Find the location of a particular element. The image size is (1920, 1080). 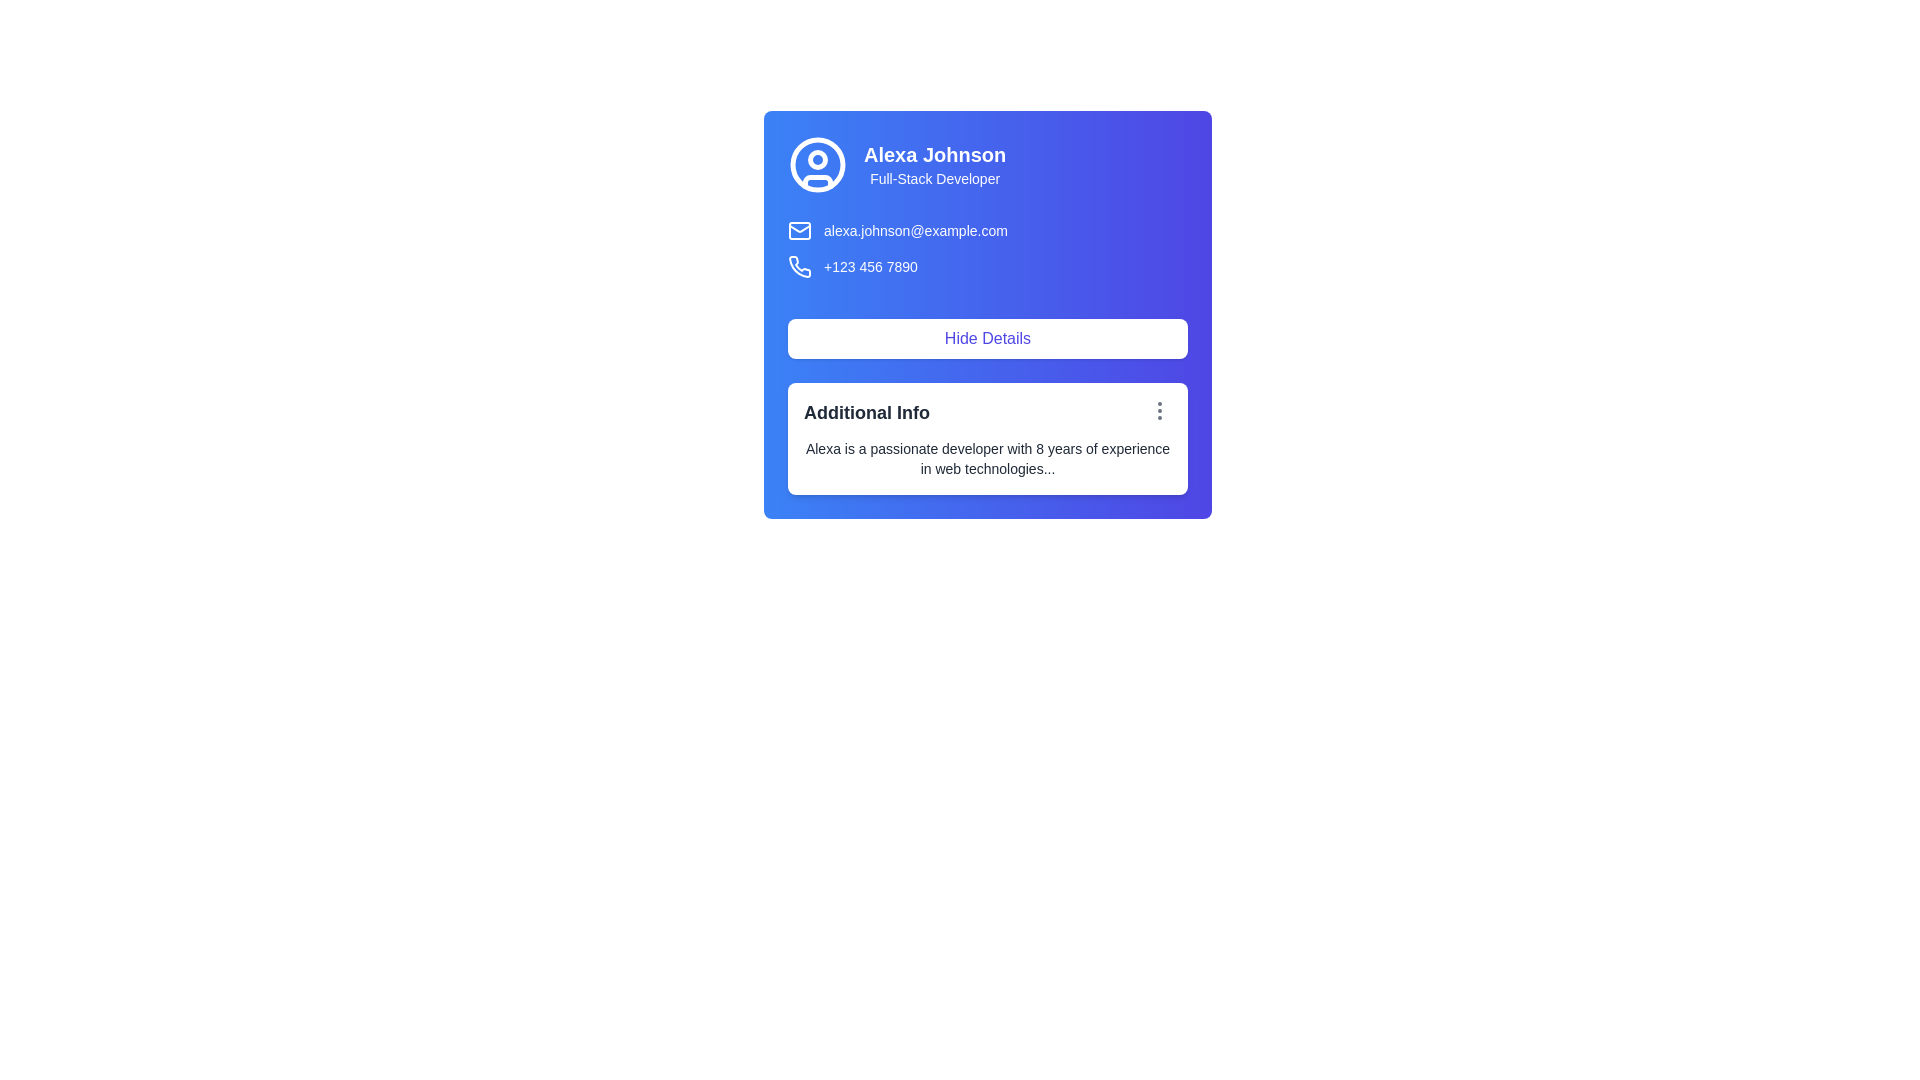

the small circular shape located within the larger circular icon at the top-left section of the card interface, which is styled in a minimalistic design and positioned to the left of the name 'Alexa Johnson' is located at coordinates (817, 158).